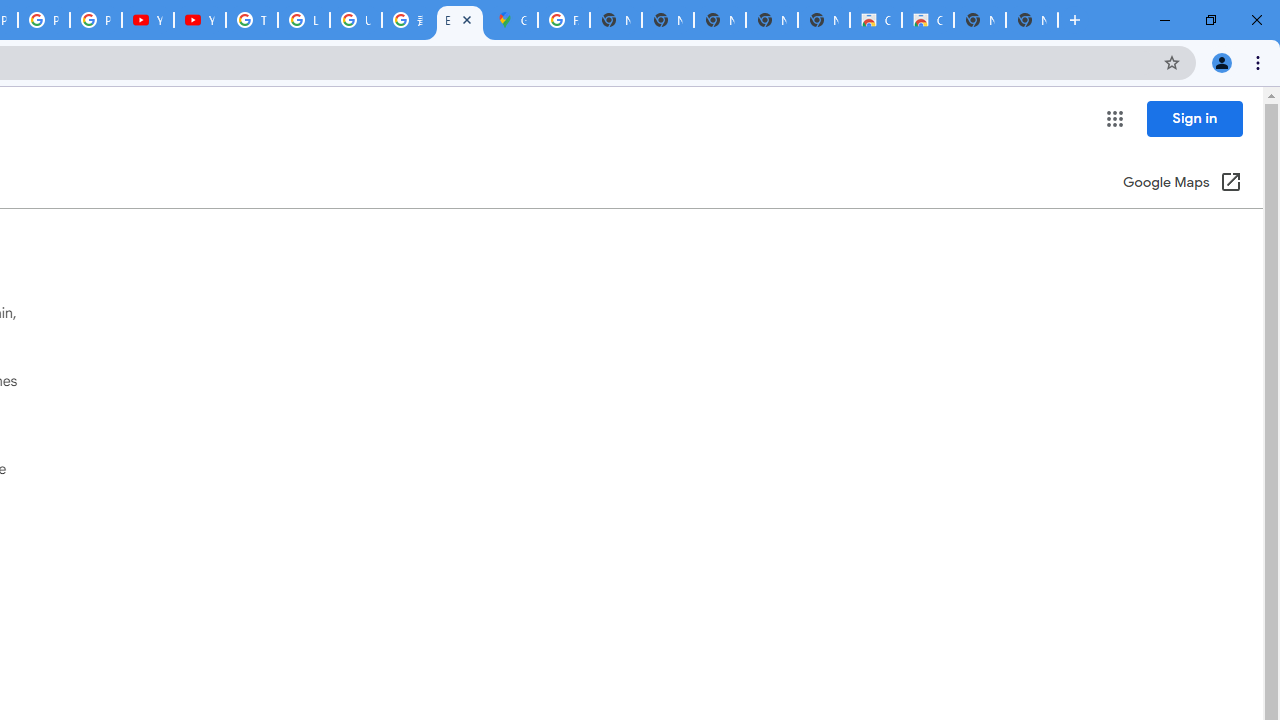 This screenshot has height=720, width=1280. I want to click on 'YouTube', so click(146, 20).